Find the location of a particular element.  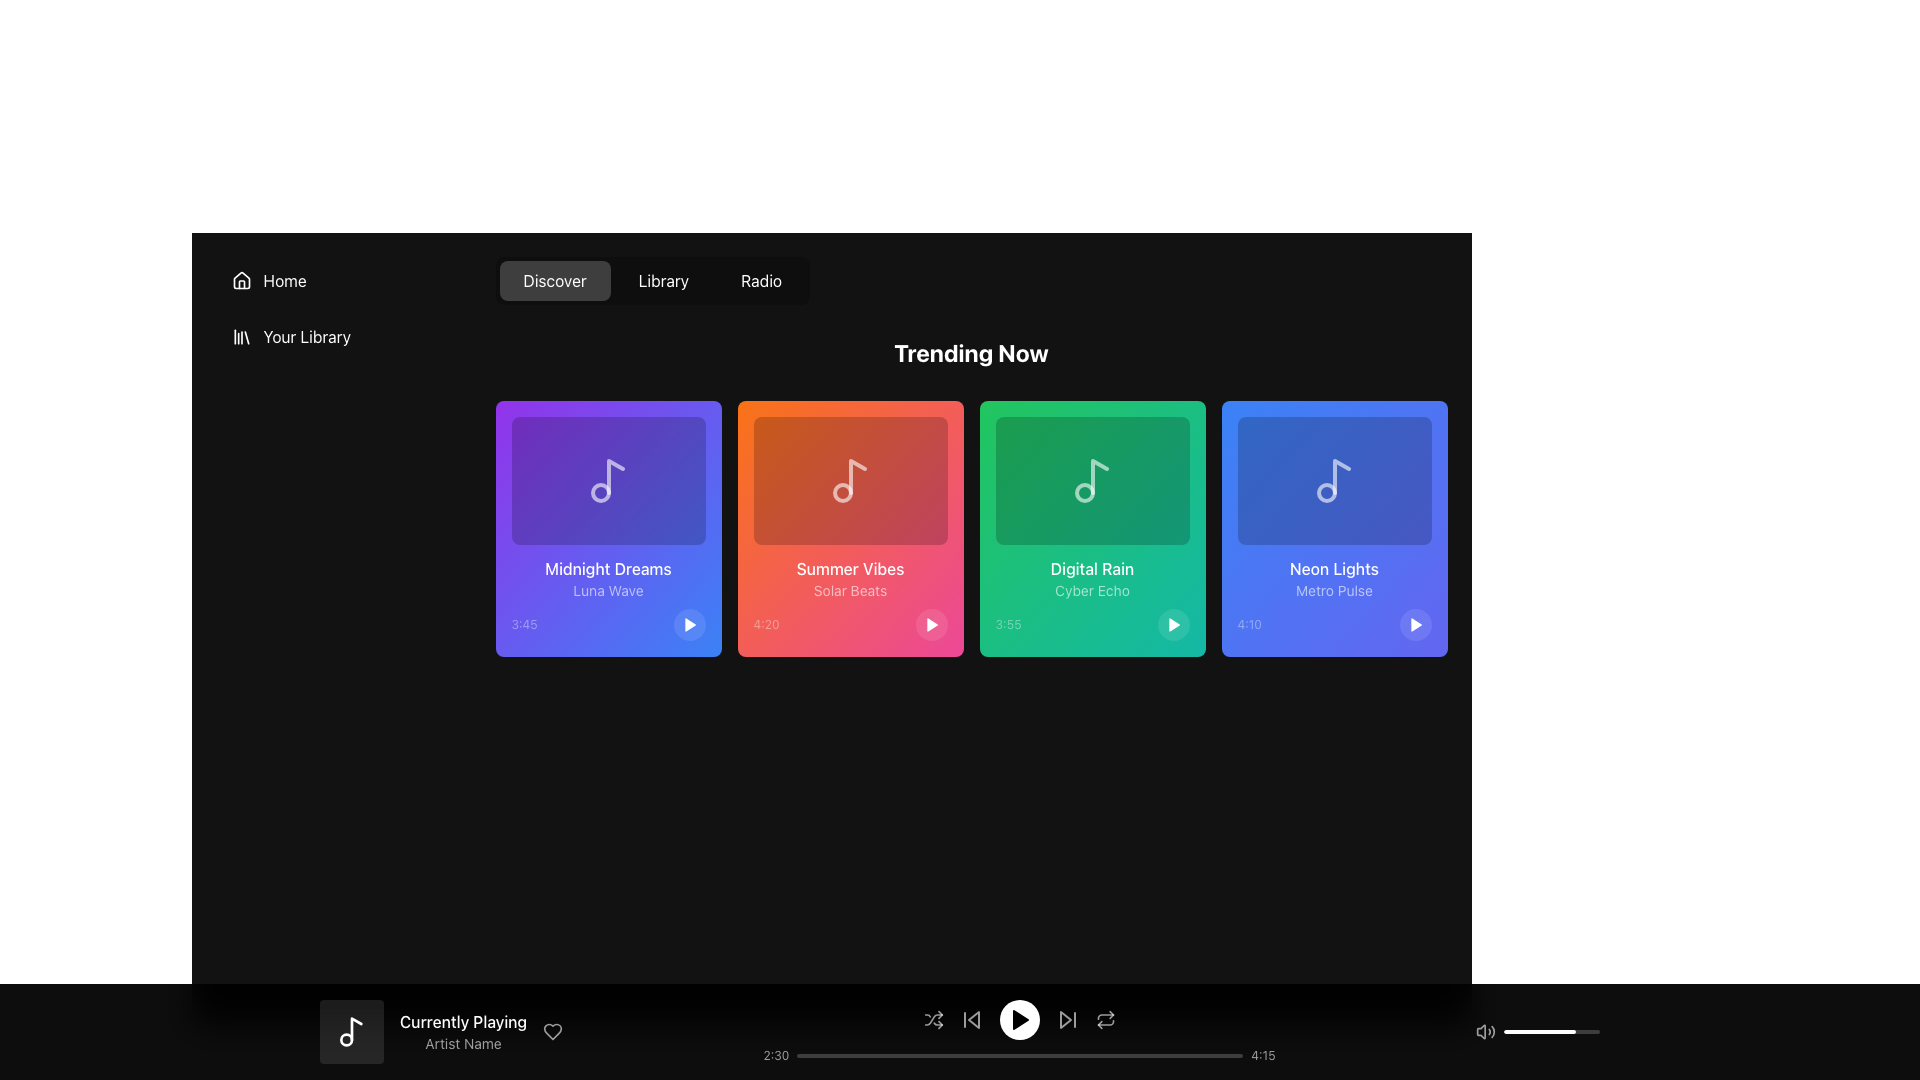

the text label displaying the subtitle or artist name for the 'Summer Vibes' music card, located below the main title within the 'Trending Now' section of the second card is located at coordinates (850, 589).